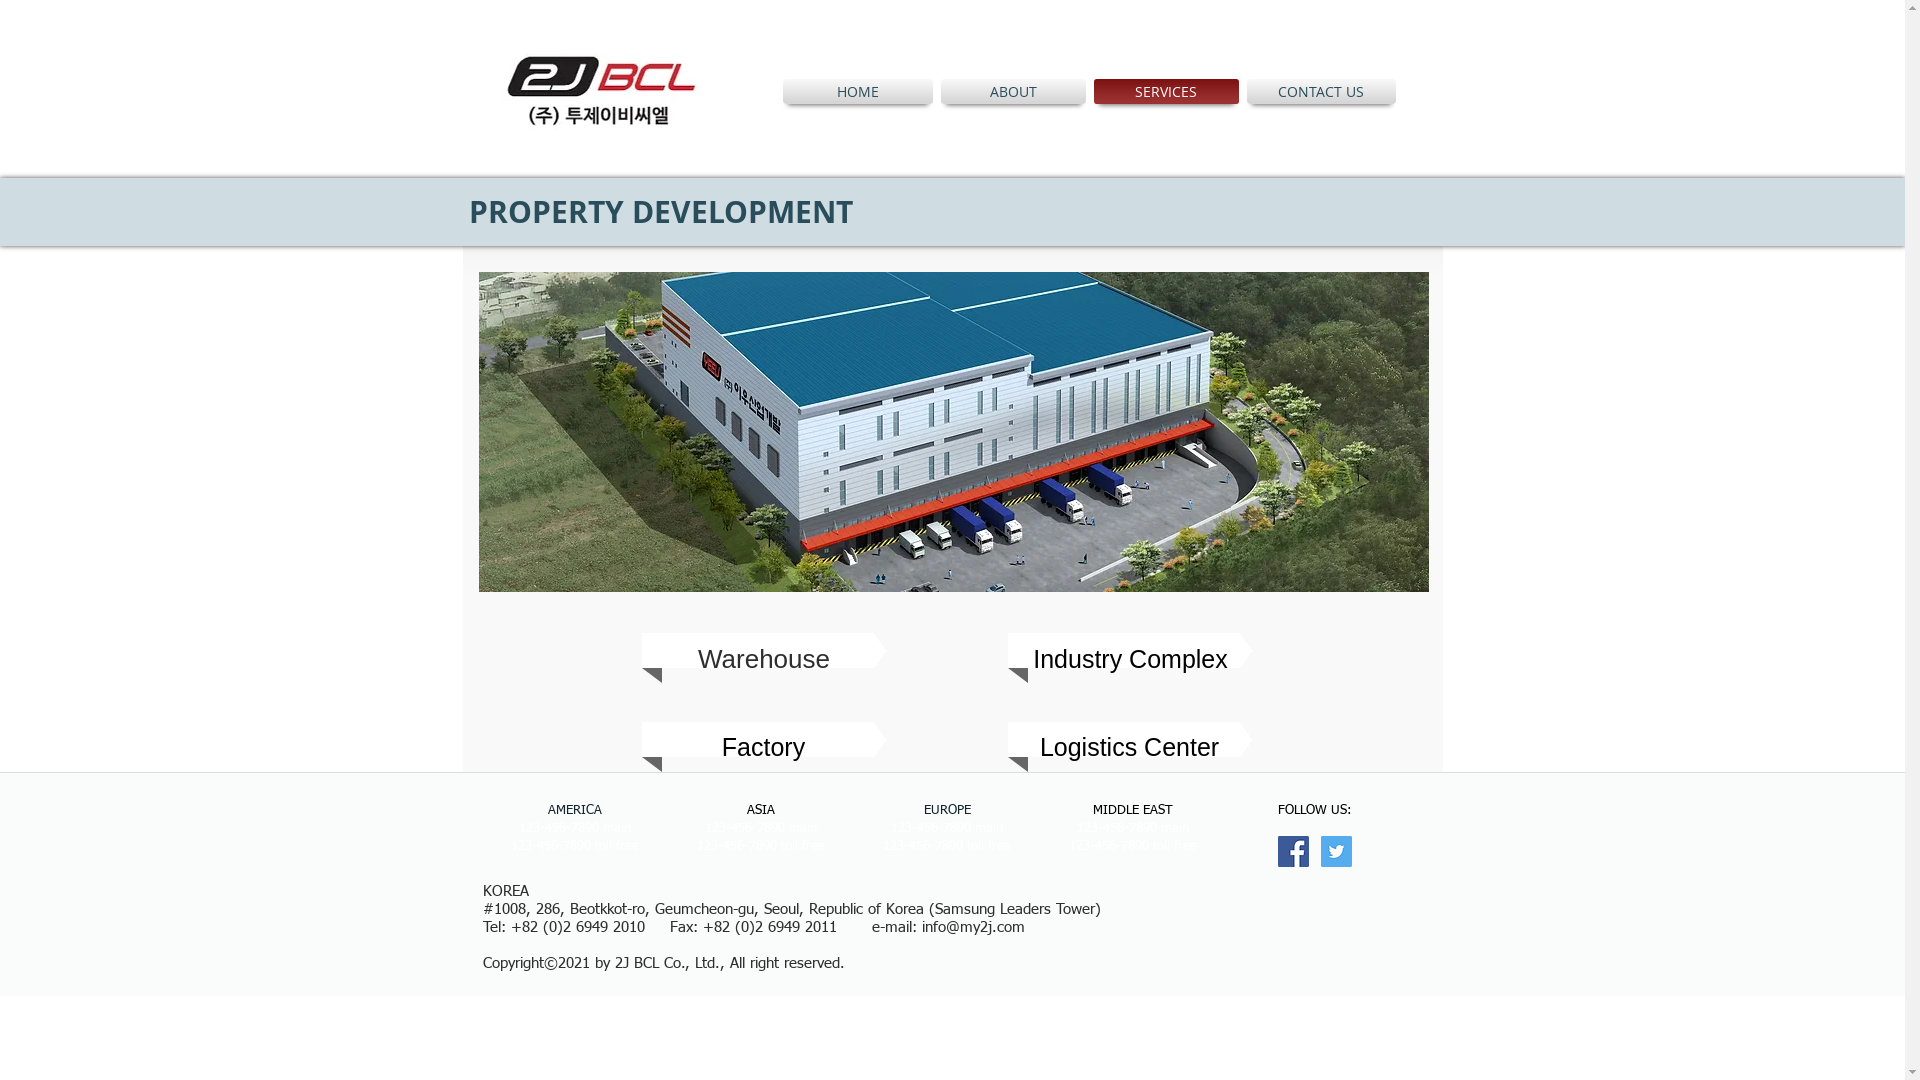  I want to click on 'HOME', so click(859, 91).